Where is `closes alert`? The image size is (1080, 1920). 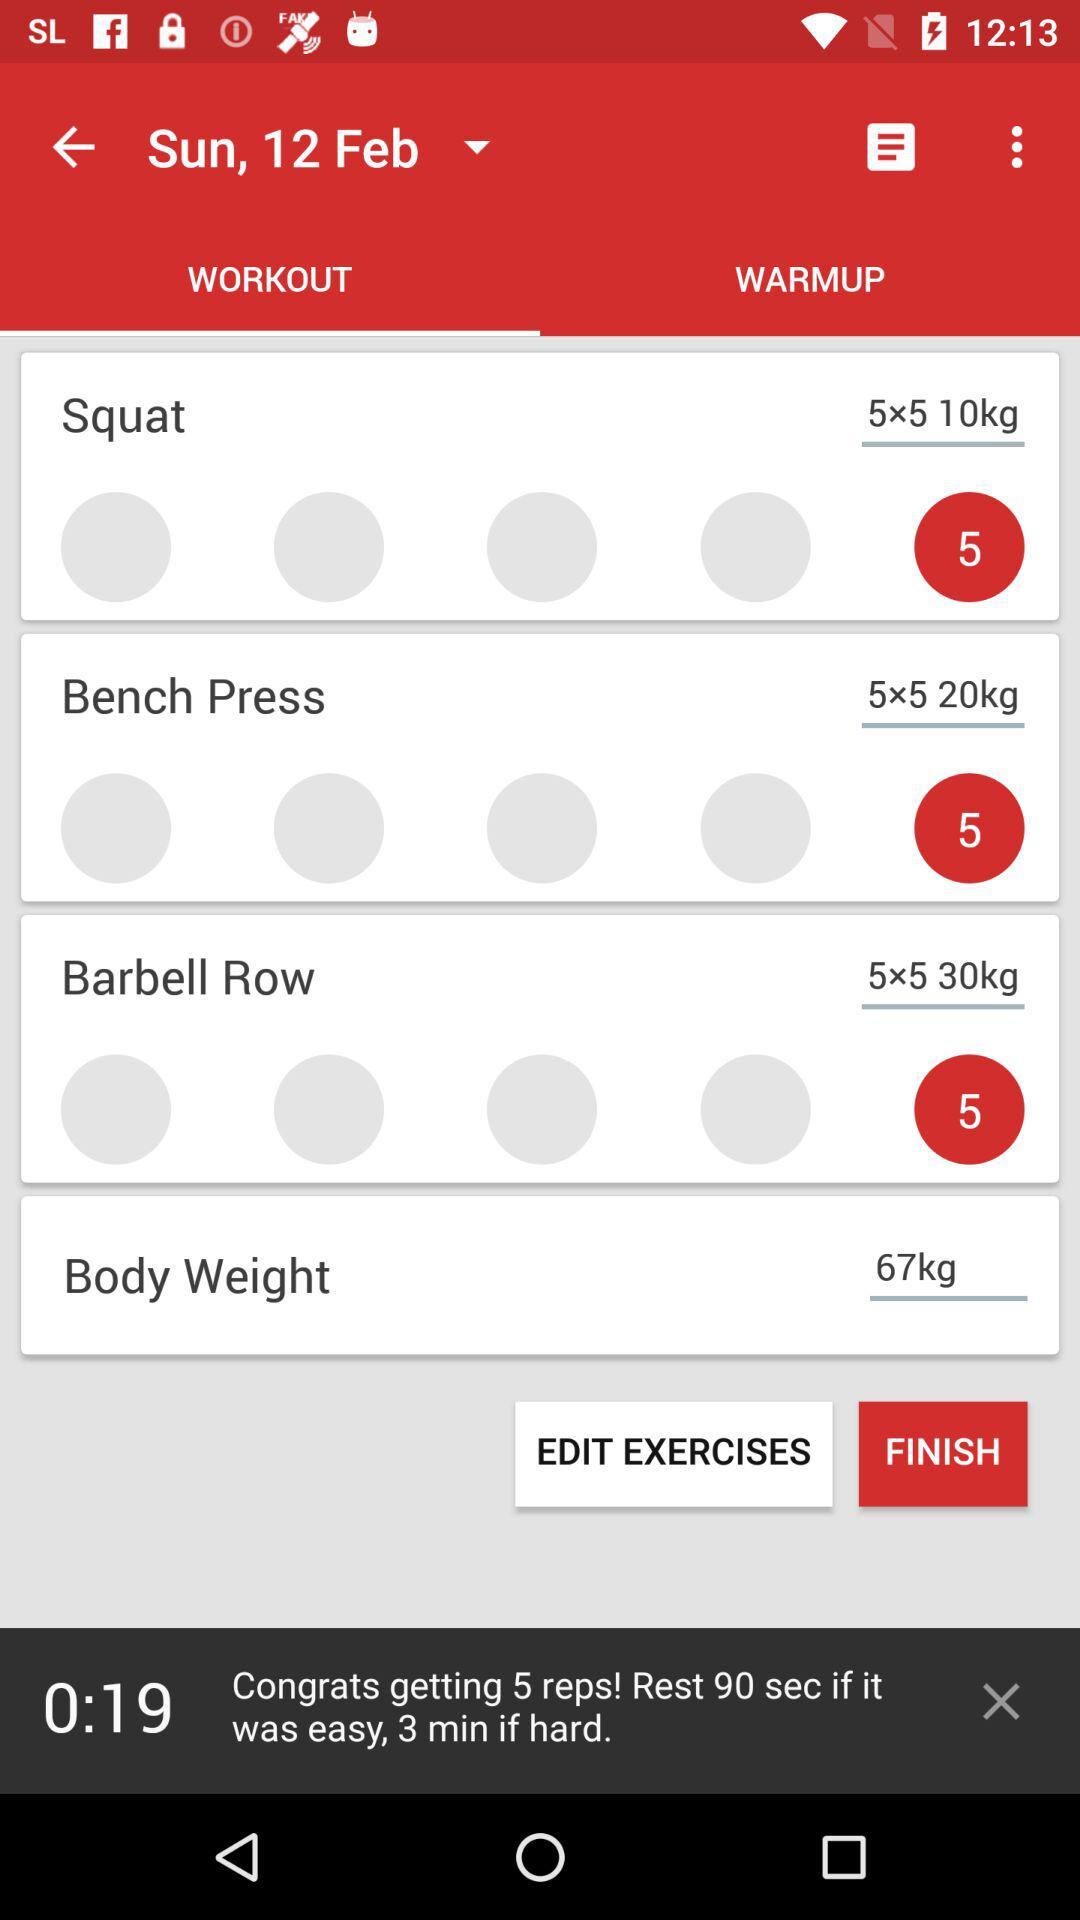 closes alert is located at coordinates (1001, 1700).